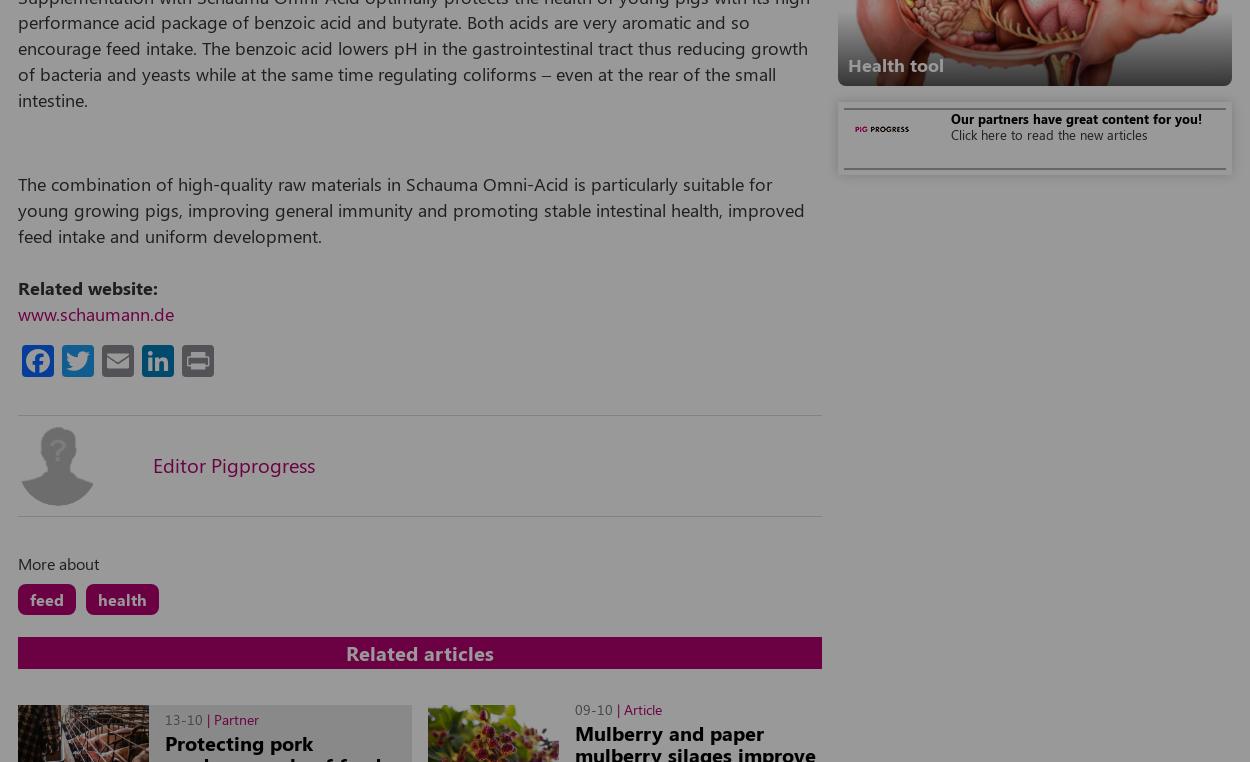 The width and height of the screenshot is (1250, 762). I want to click on 'feed', so click(47, 598).